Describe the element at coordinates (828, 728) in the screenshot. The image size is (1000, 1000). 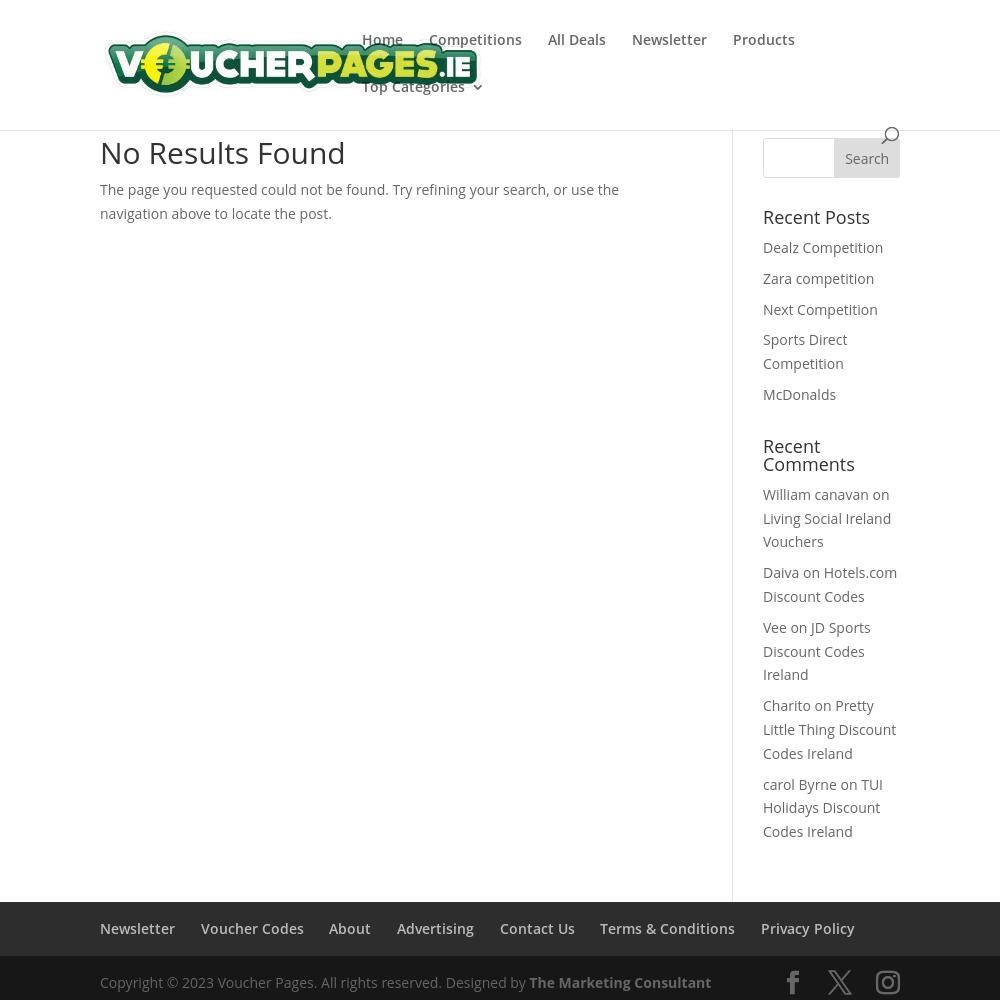
I see `'Pretty Little Thing Discount Codes Ireland'` at that location.